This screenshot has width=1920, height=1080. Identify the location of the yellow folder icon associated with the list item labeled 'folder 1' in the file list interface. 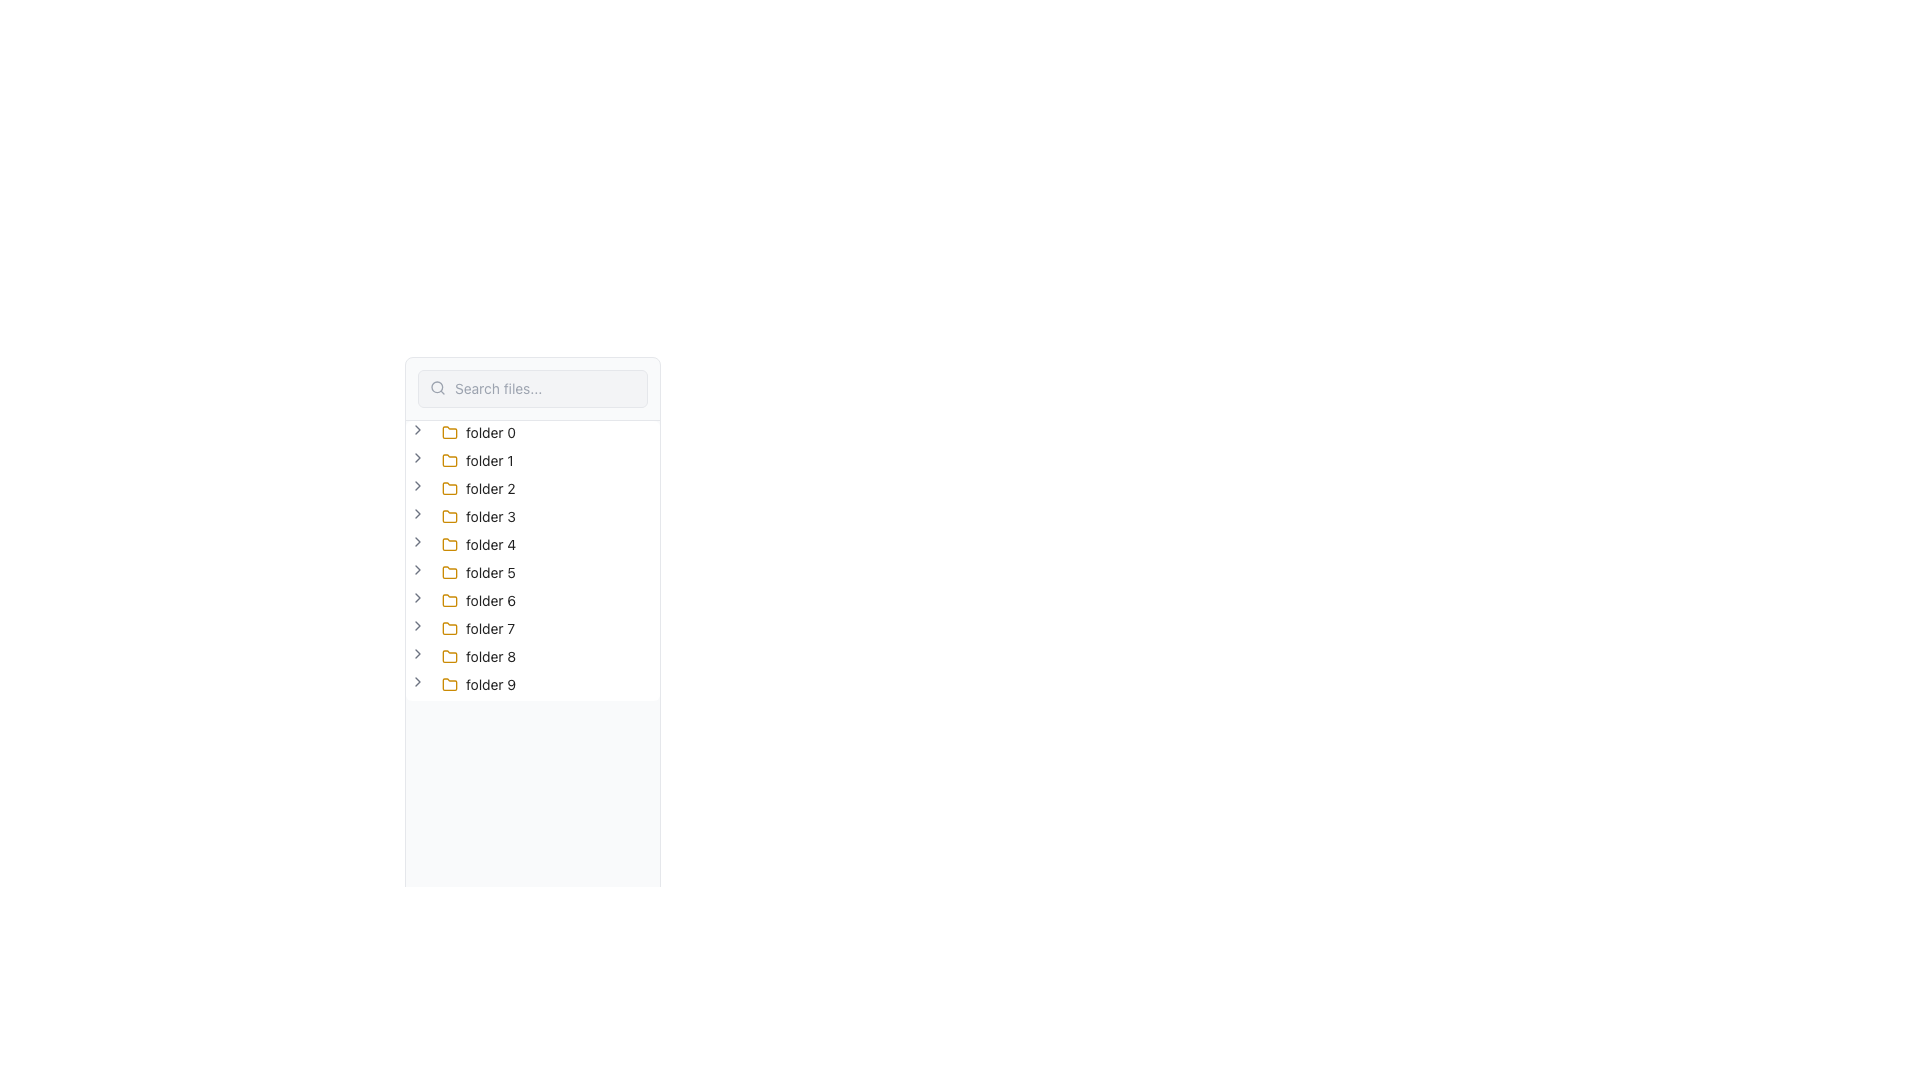
(449, 459).